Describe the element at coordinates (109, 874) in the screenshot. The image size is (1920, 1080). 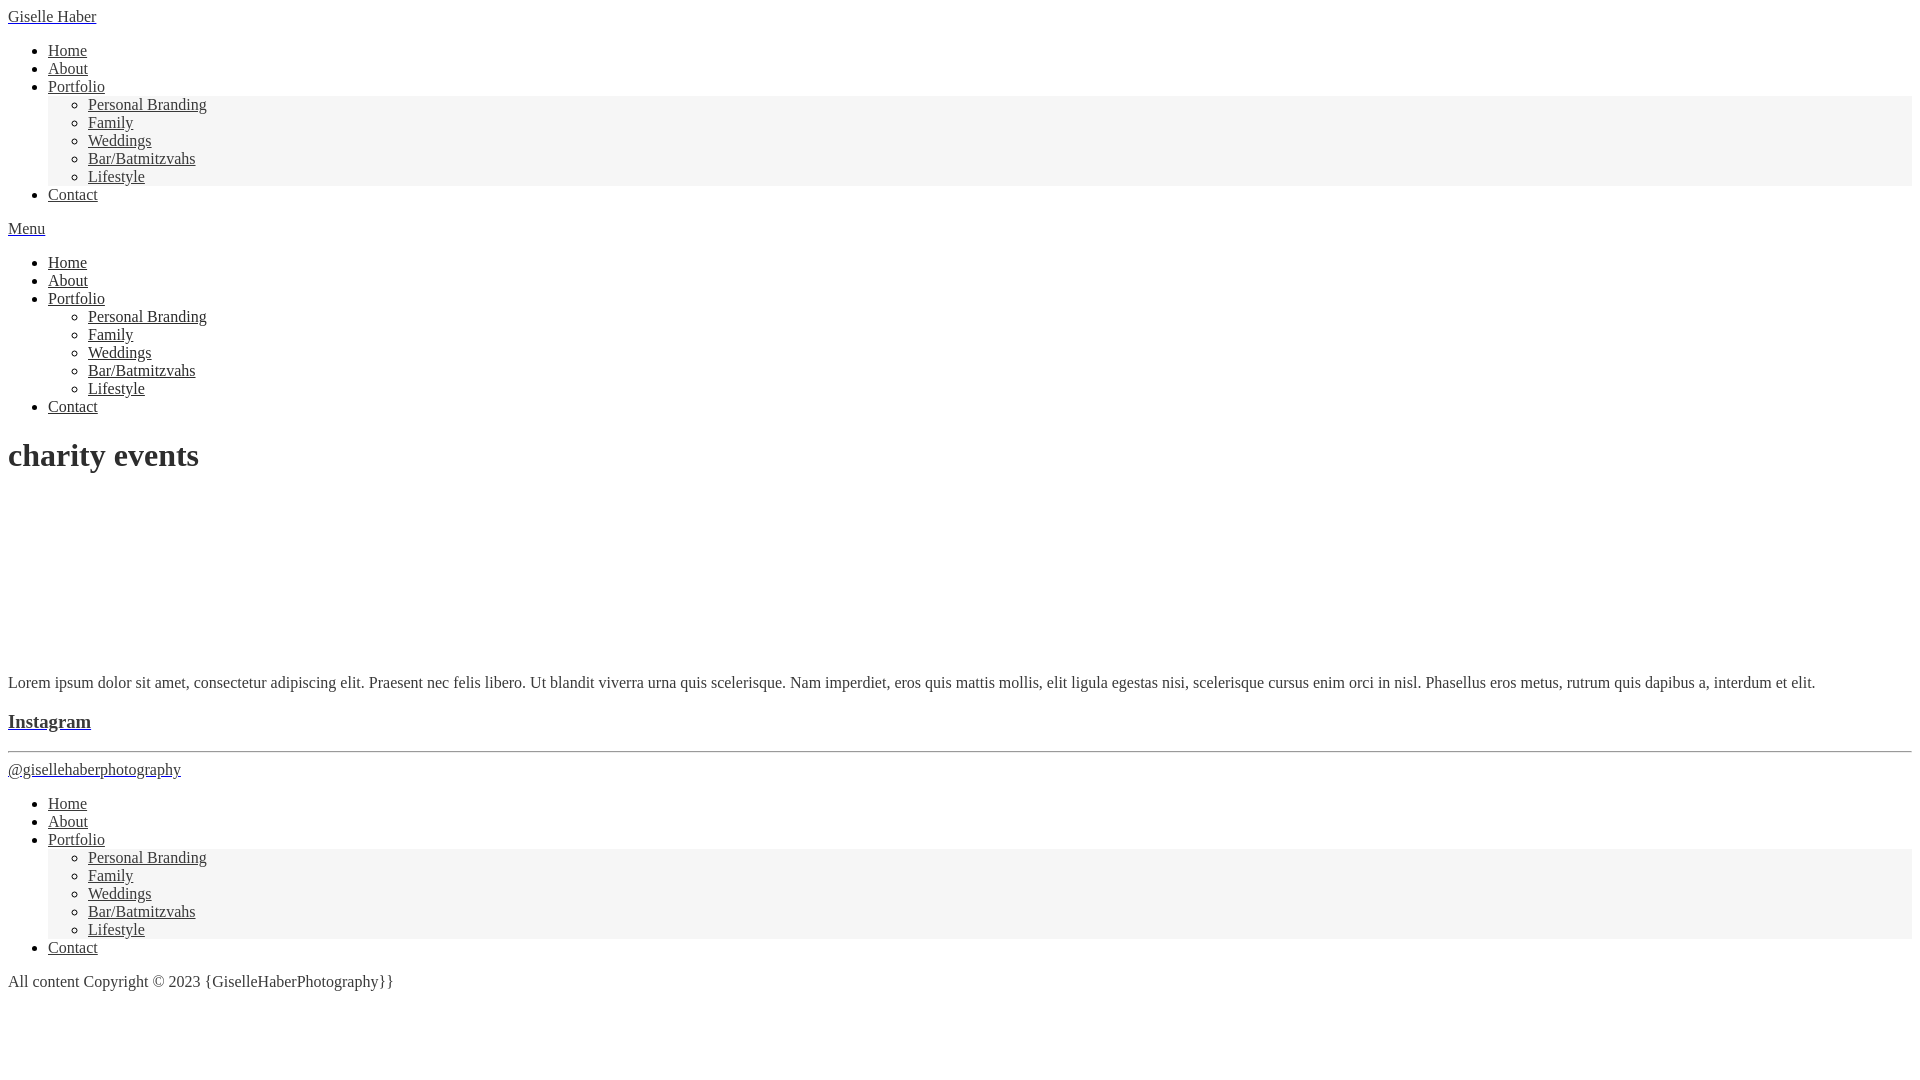
I see `'Family'` at that location.